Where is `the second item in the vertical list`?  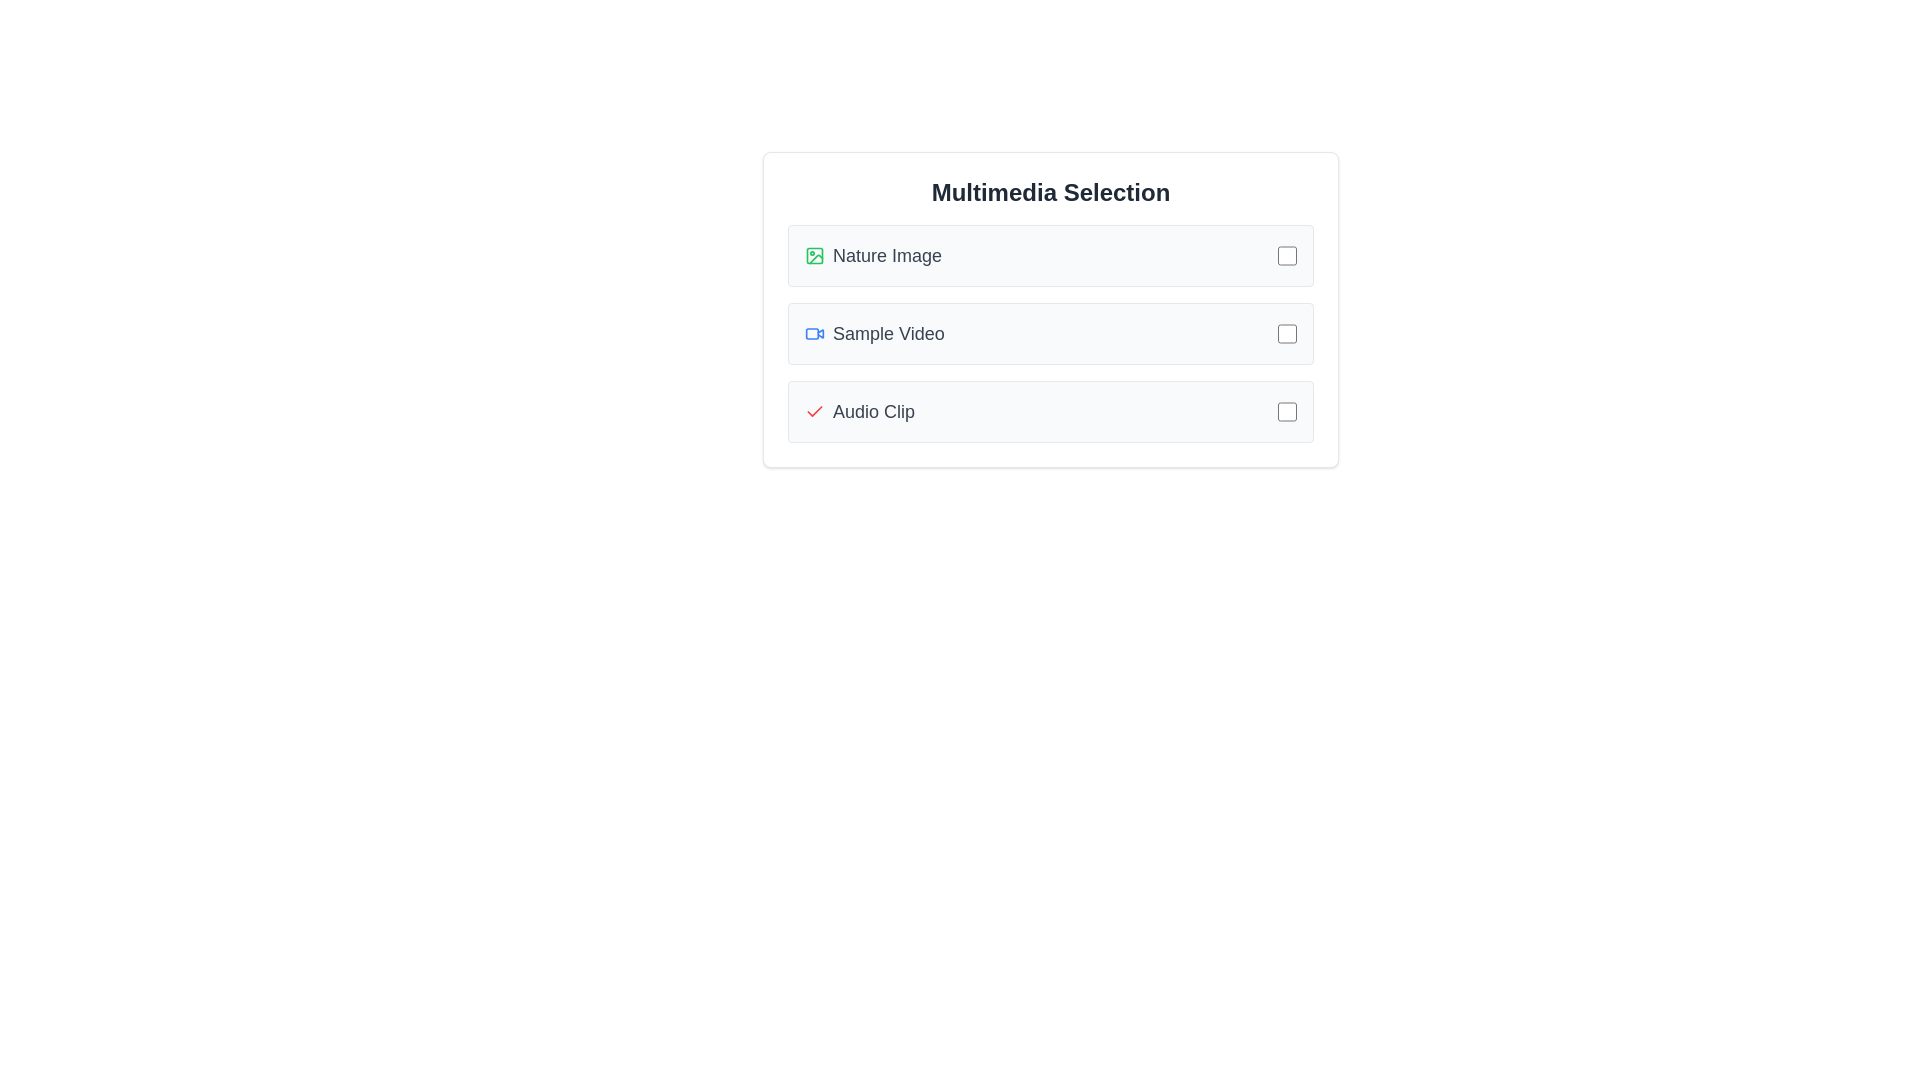
the second item in the vertical list is located at coordinates (1050, 333).